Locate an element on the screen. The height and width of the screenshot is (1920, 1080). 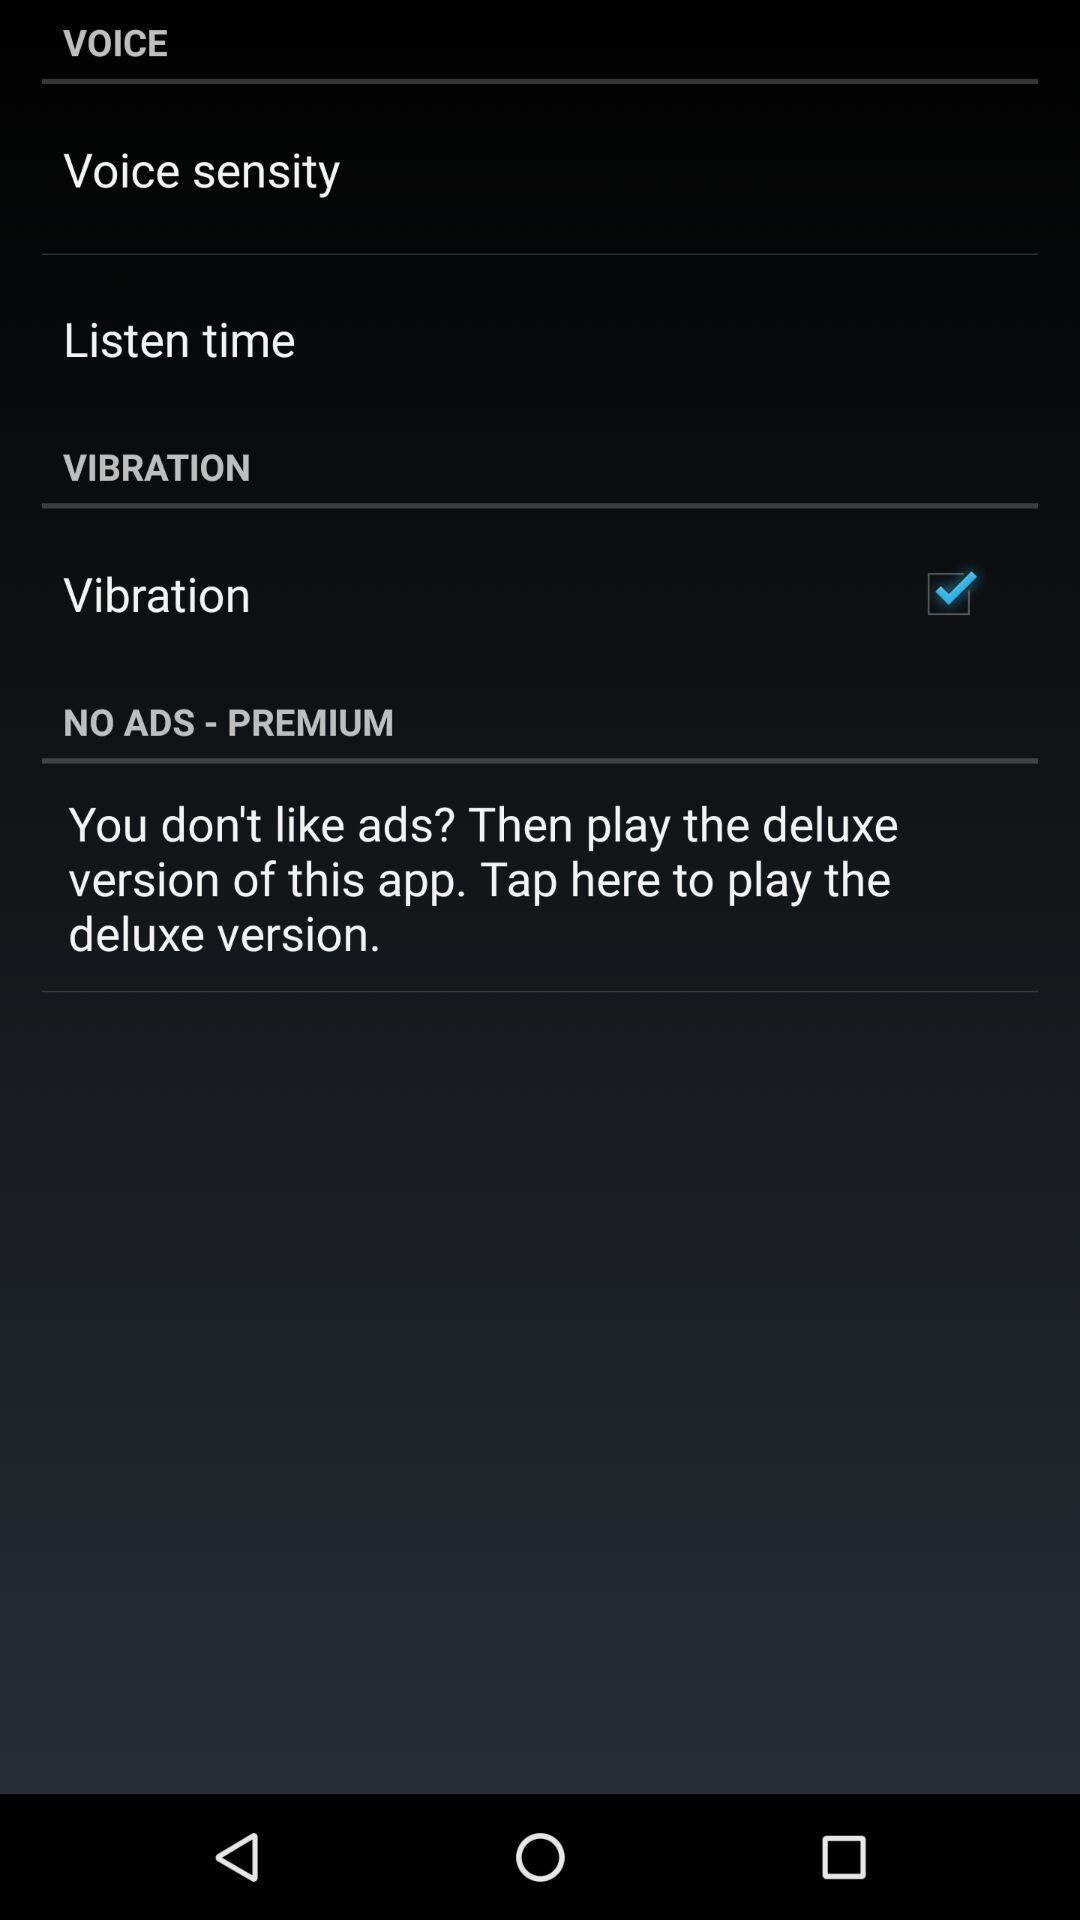
app above vibration app is located at coordinates (178, 338).